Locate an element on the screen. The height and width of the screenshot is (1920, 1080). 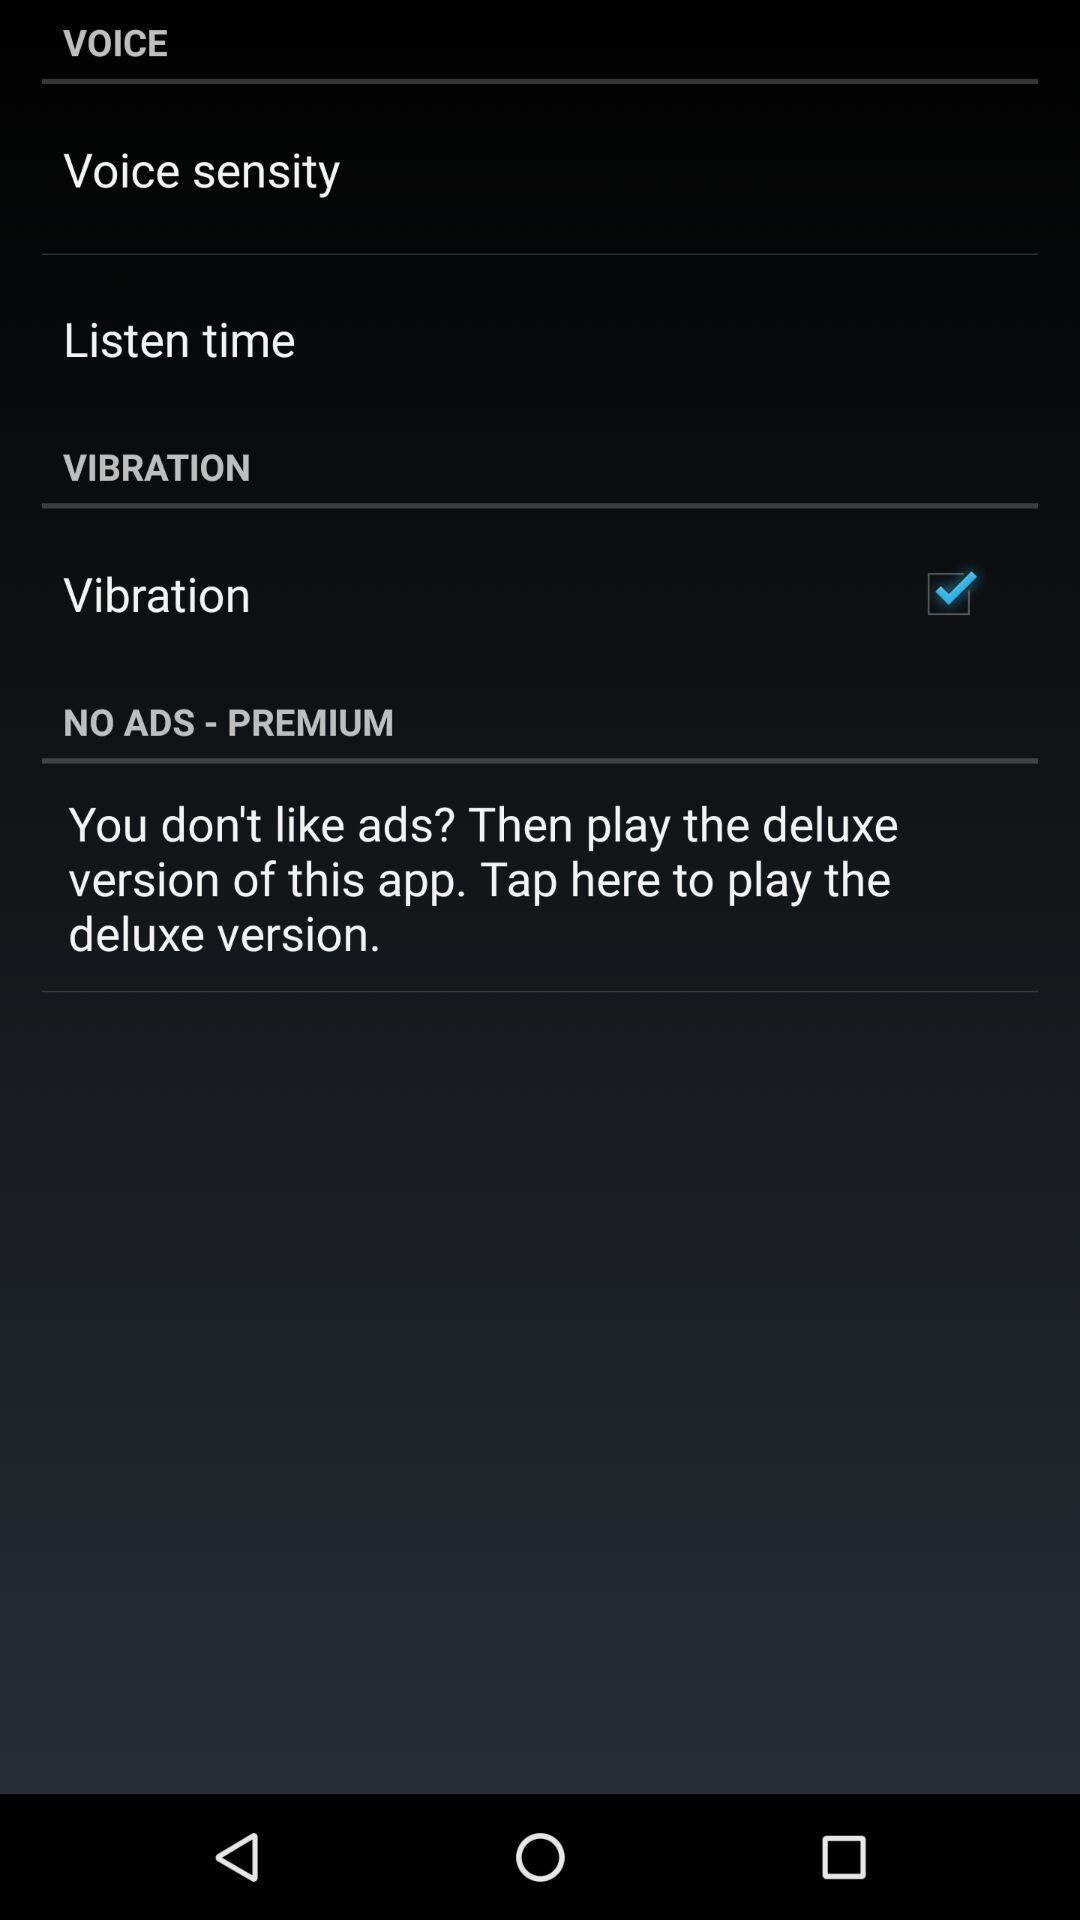
app above vibration app is located at coordinates (178, 338).